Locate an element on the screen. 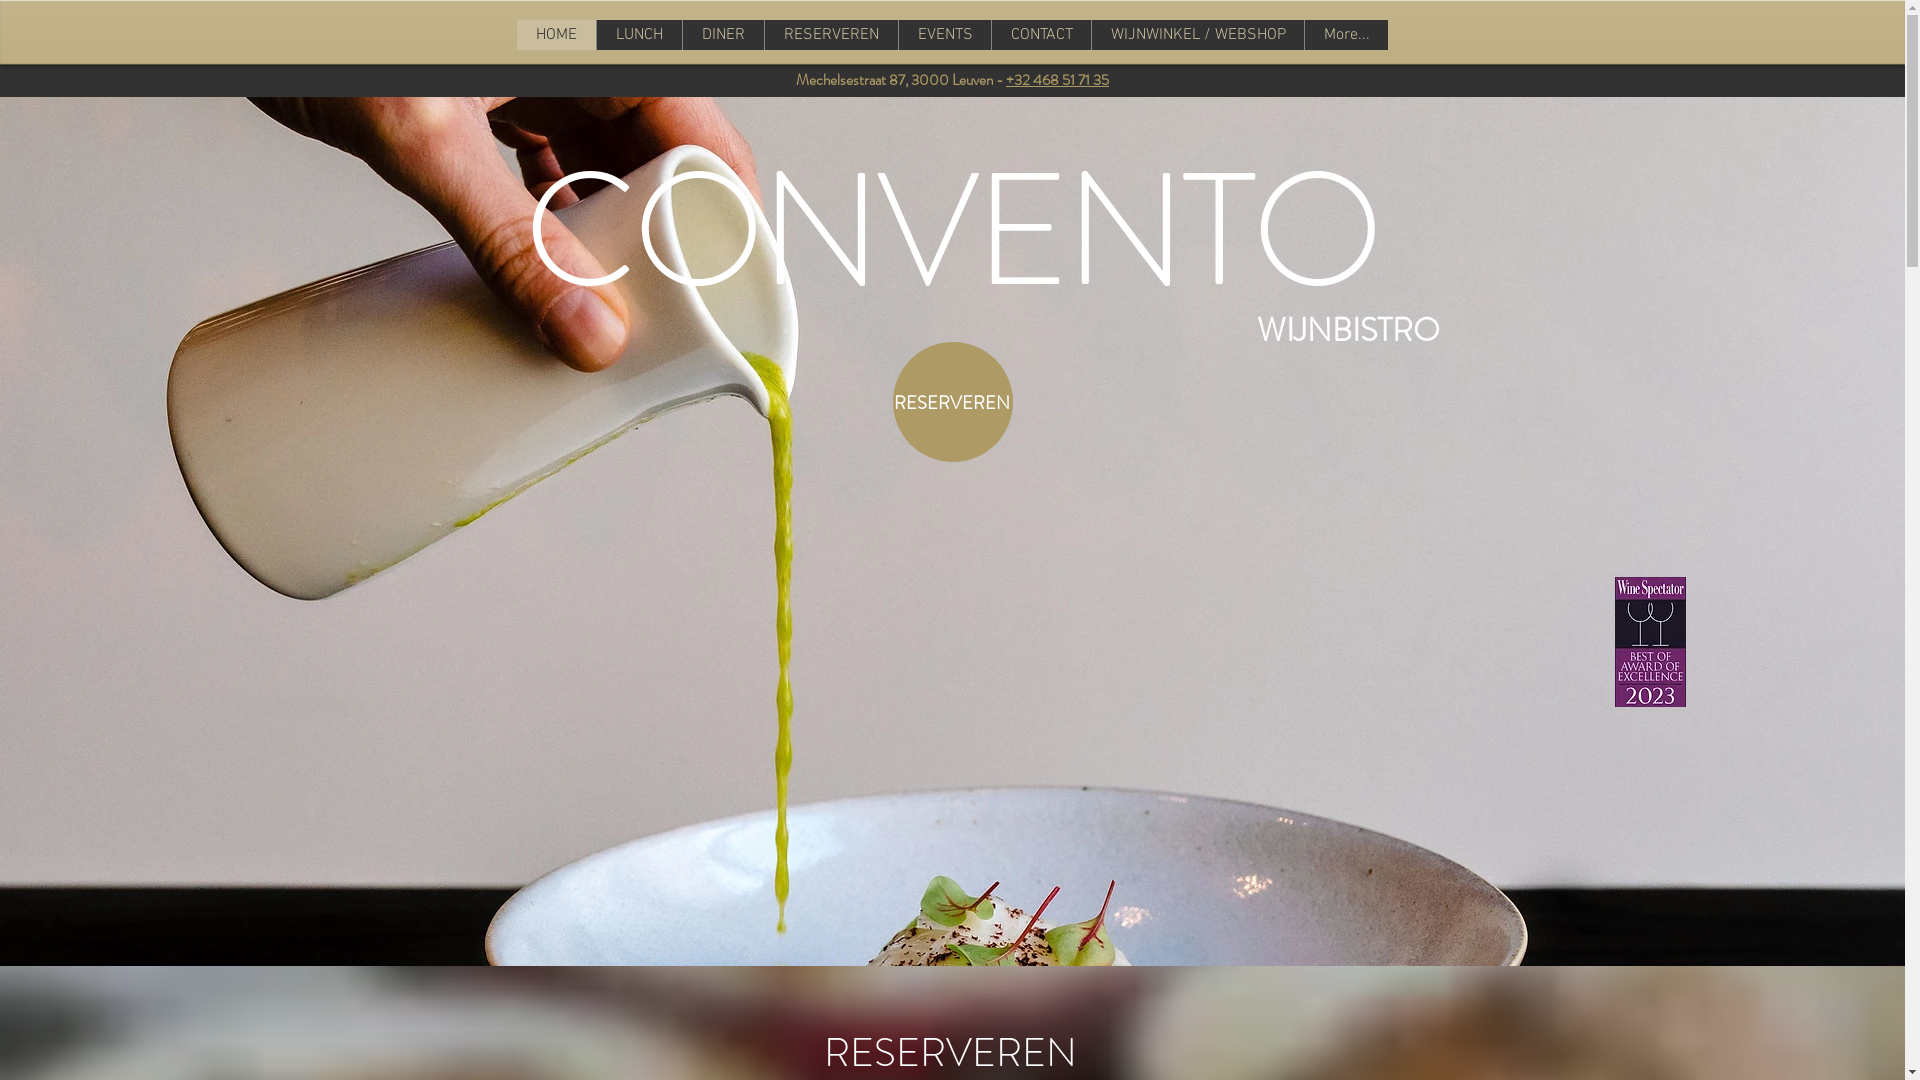 The width and height of the screenshot is (1920, 1080). 'DINER' is located at coordinates (792, 34).